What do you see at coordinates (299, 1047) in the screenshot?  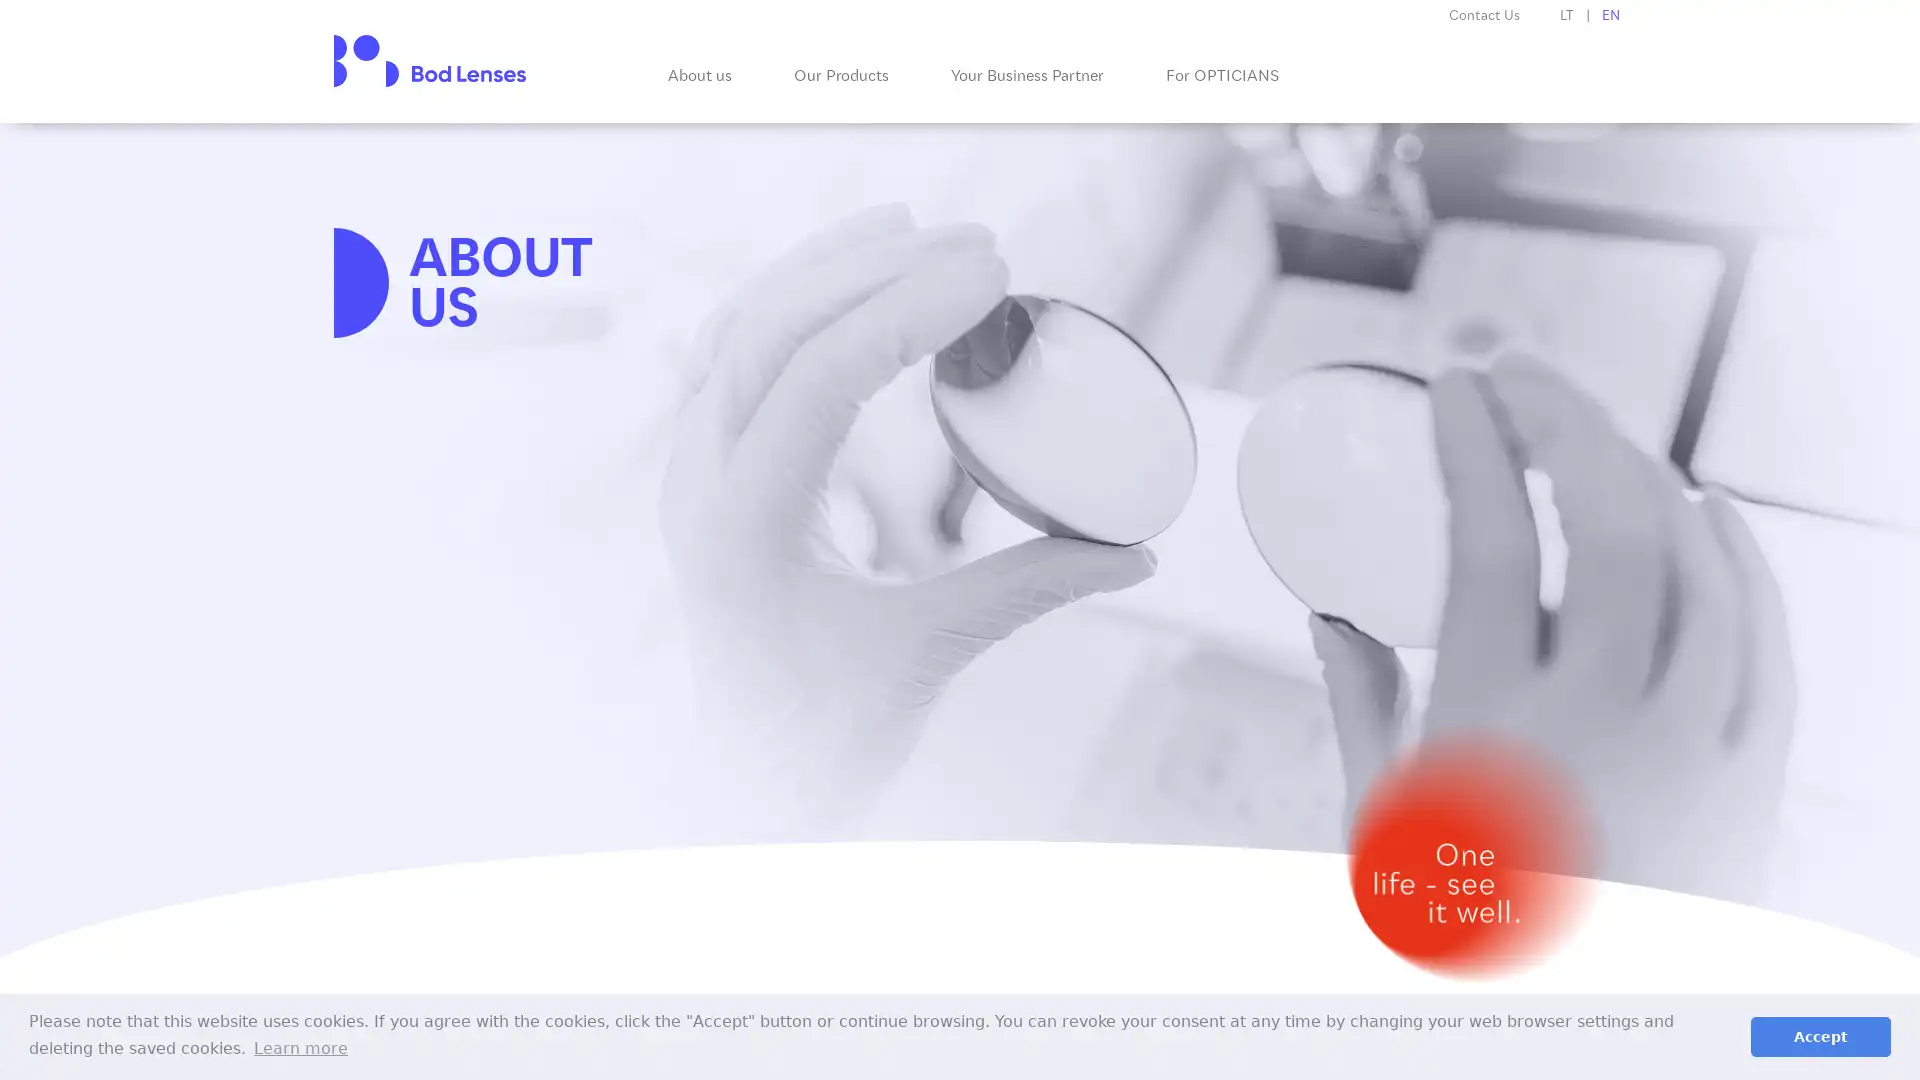 I see `learn more about cookies` at bounding box center [299, 1047].